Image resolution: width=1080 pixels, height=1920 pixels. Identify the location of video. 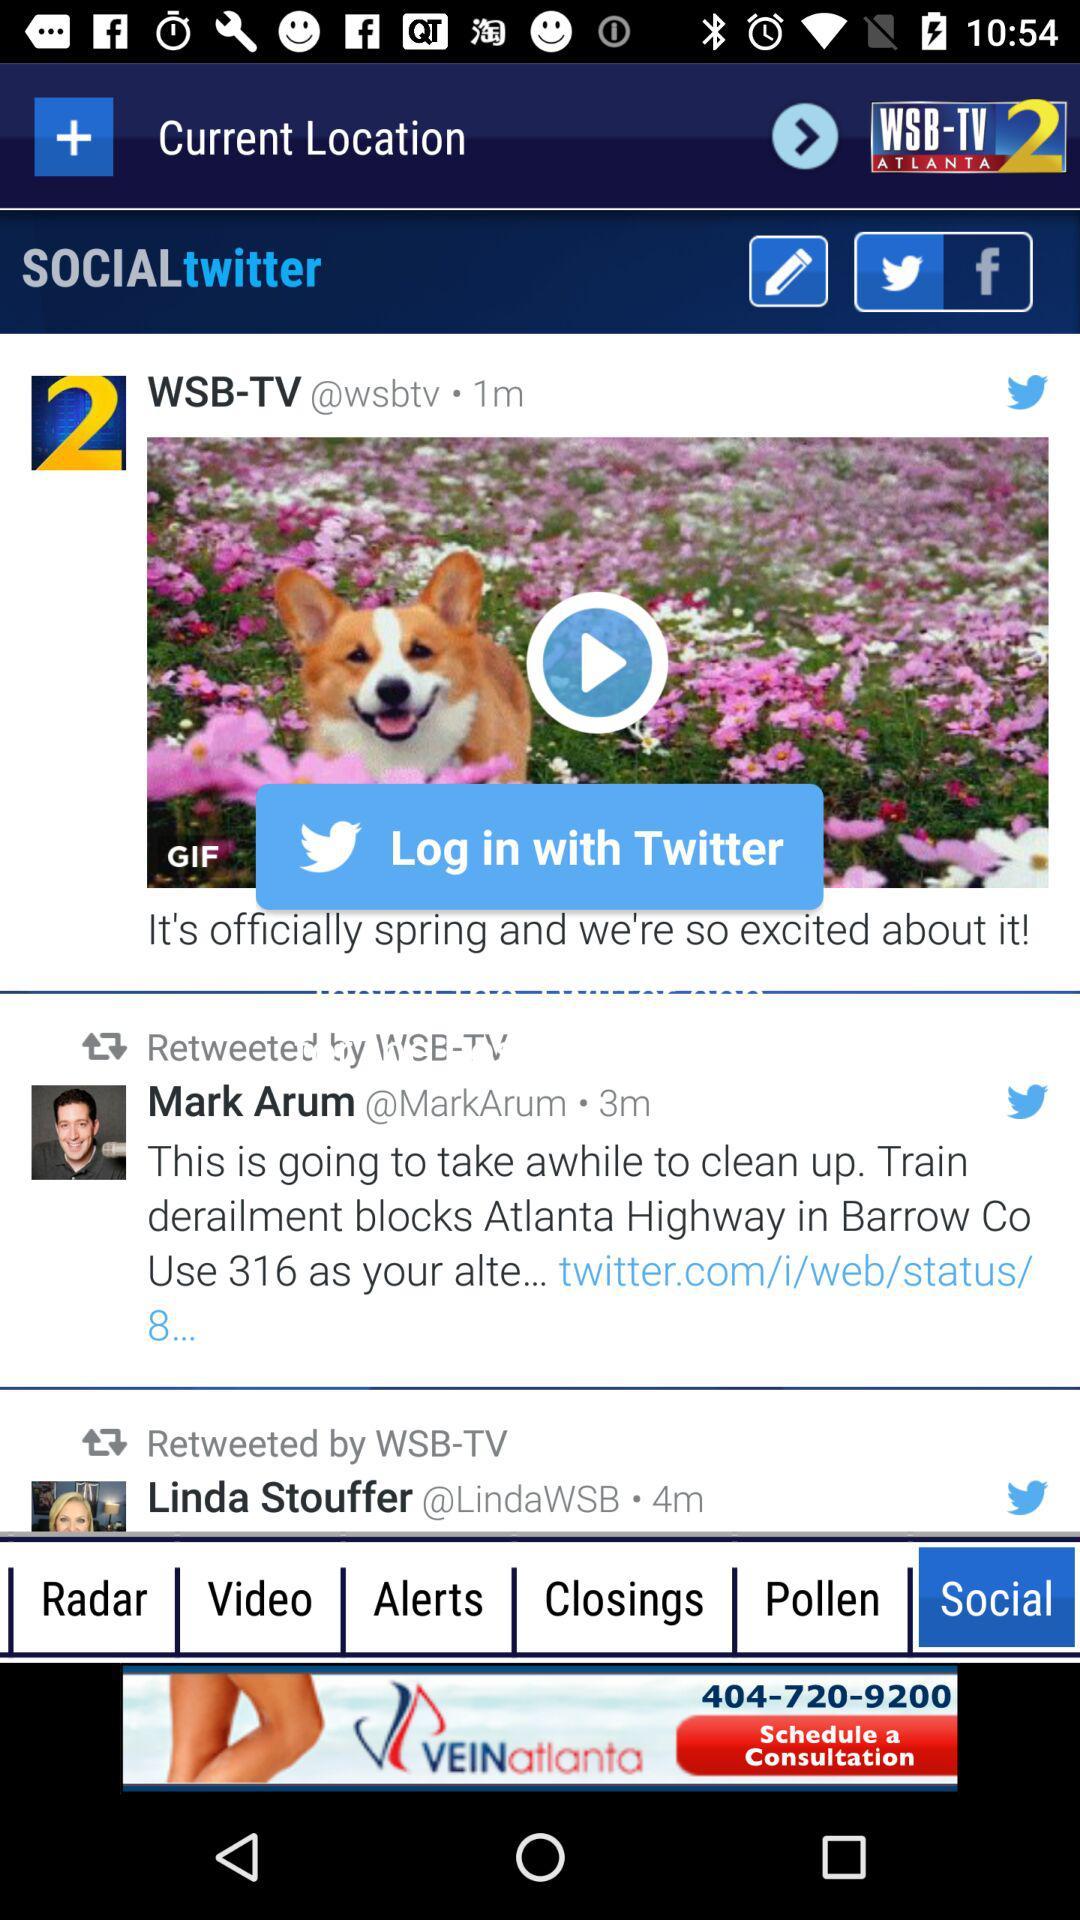
(596, 662).